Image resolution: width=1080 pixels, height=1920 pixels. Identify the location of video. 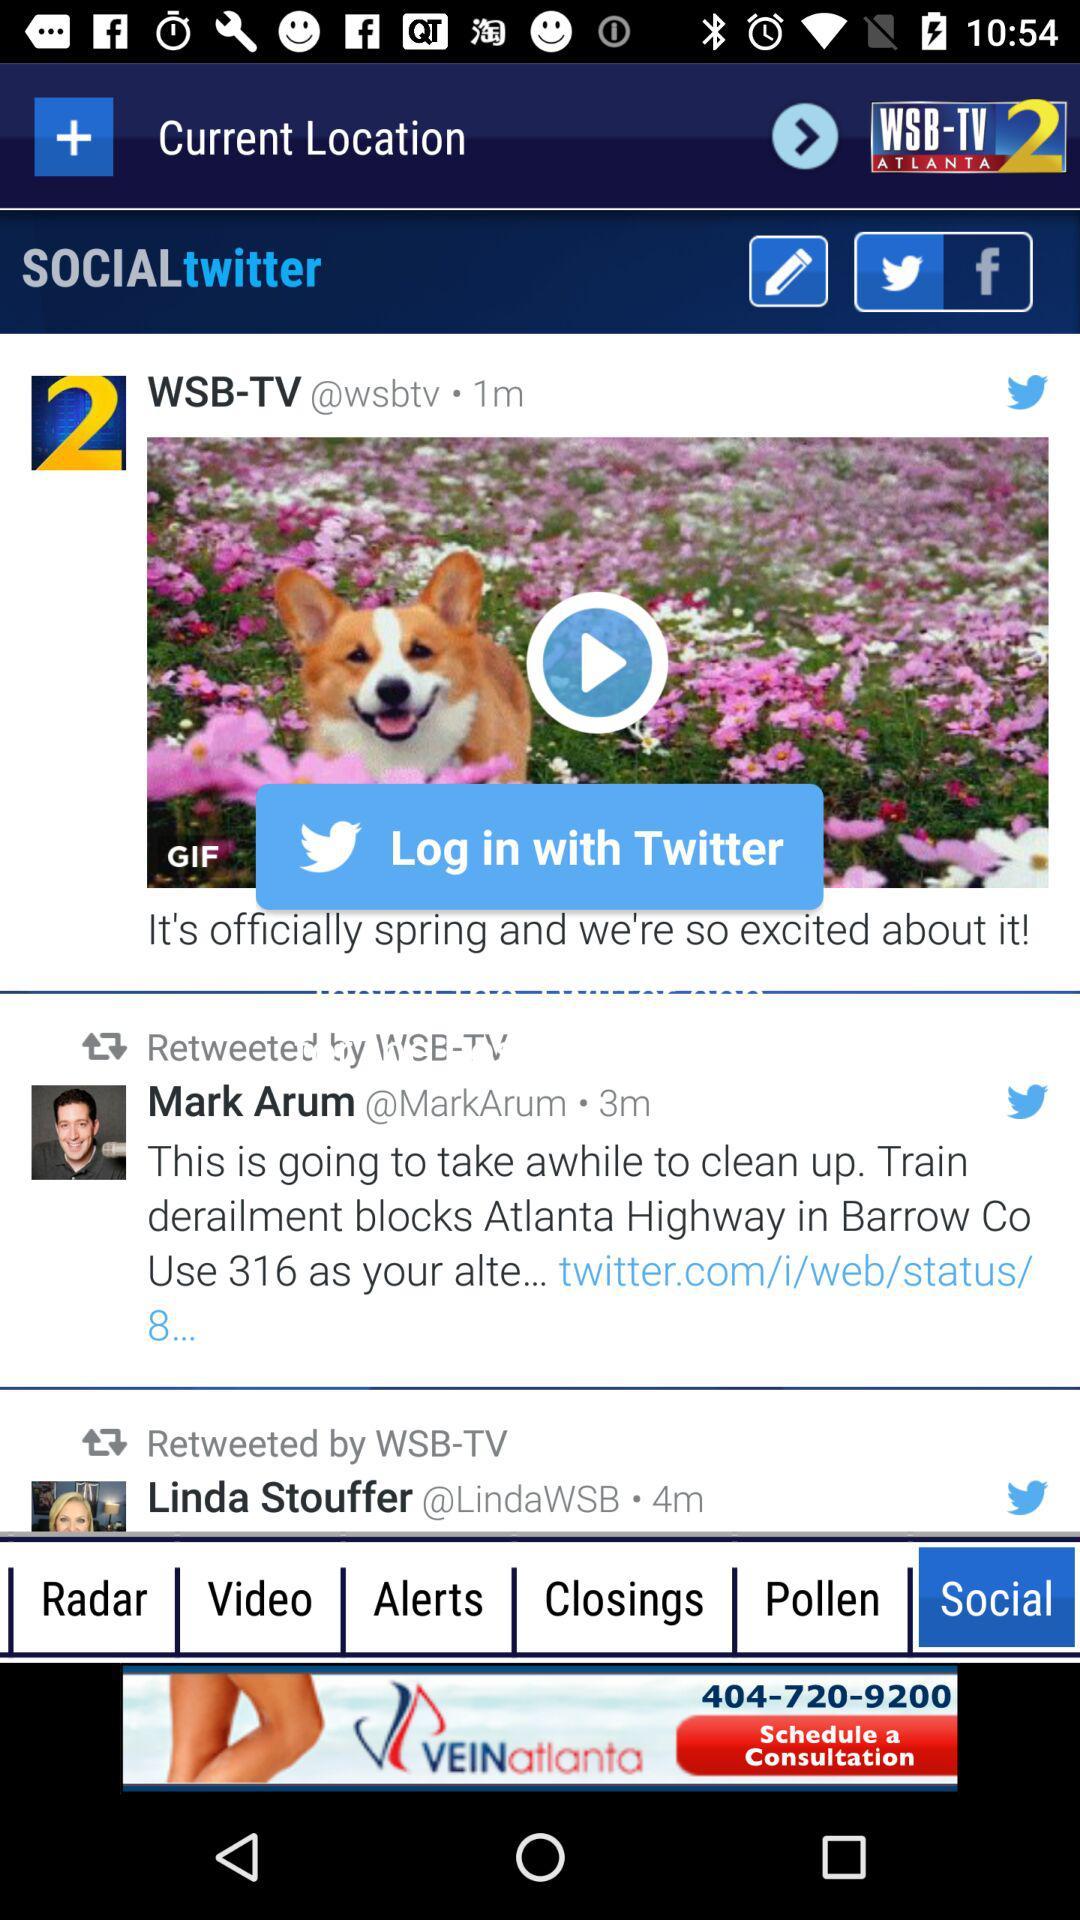
(596, 662).